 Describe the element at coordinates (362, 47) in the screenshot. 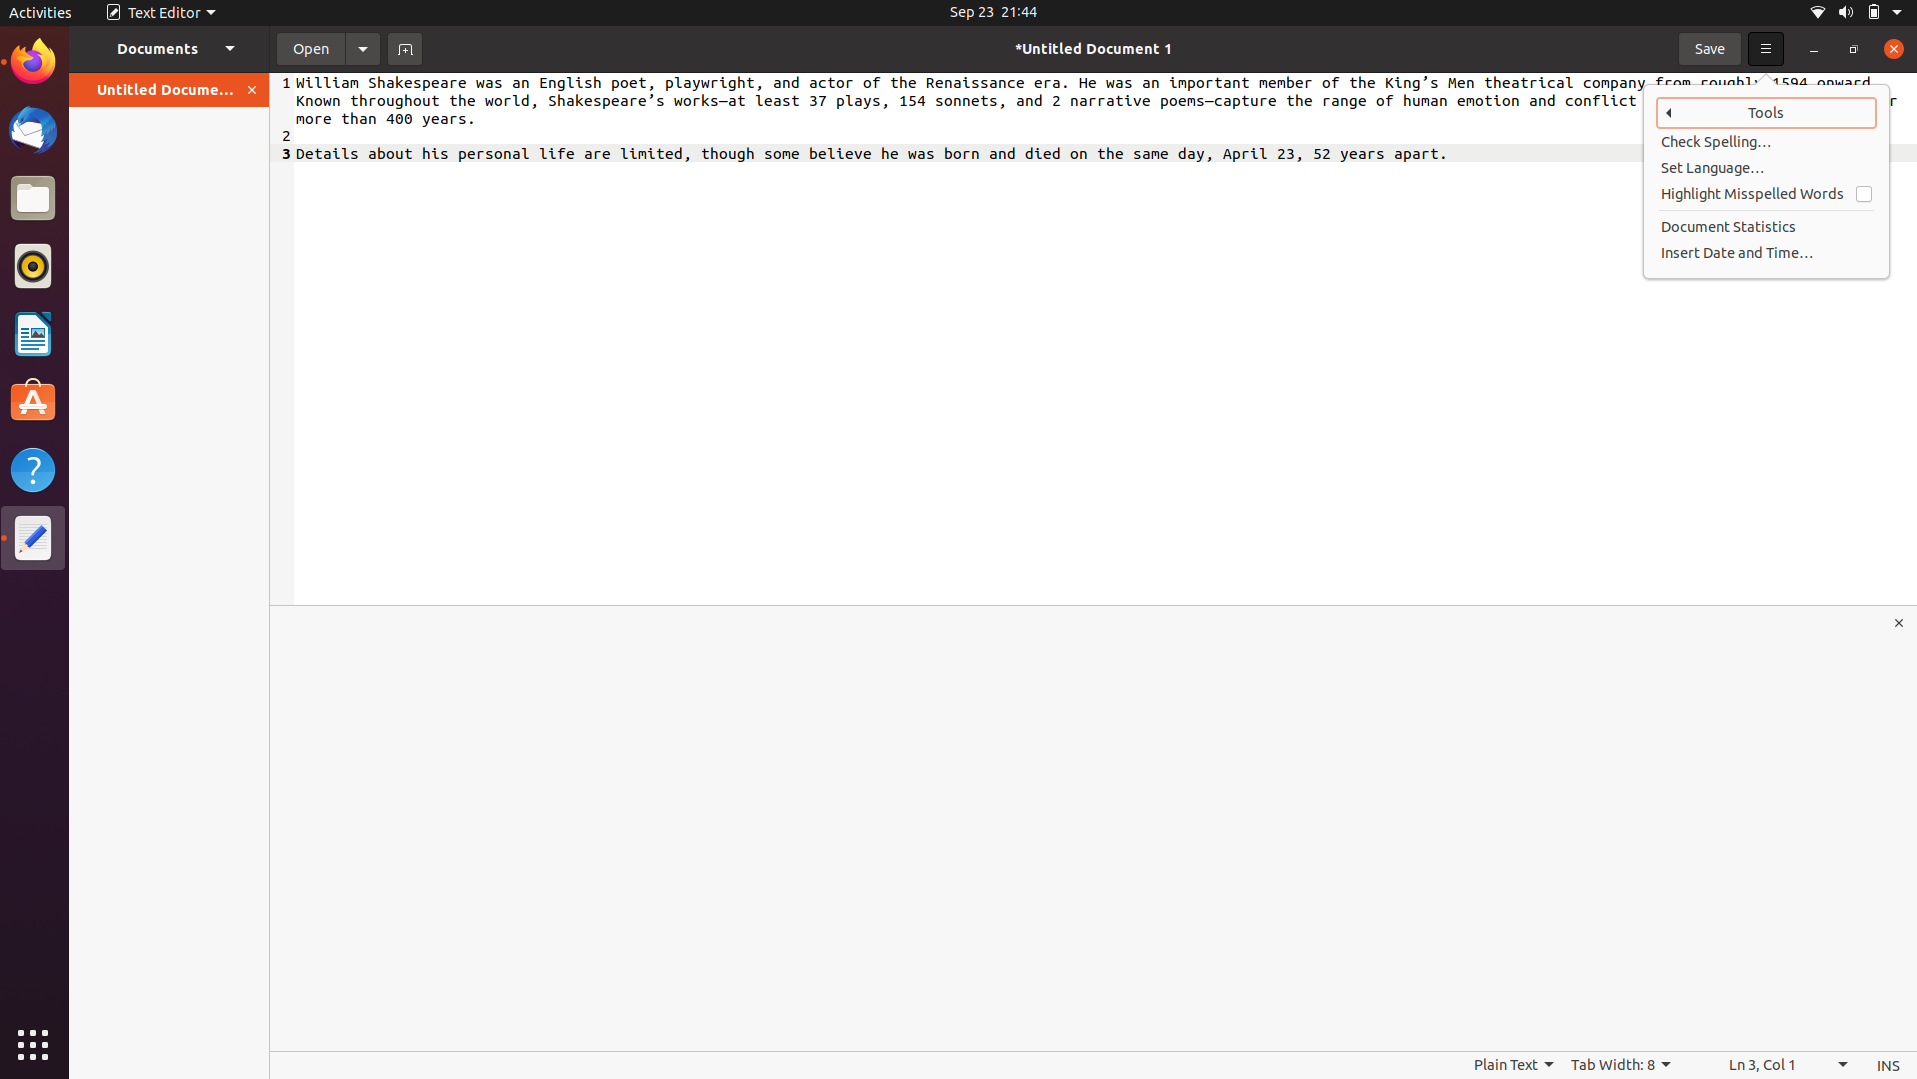

I see `the document settings` at that location.